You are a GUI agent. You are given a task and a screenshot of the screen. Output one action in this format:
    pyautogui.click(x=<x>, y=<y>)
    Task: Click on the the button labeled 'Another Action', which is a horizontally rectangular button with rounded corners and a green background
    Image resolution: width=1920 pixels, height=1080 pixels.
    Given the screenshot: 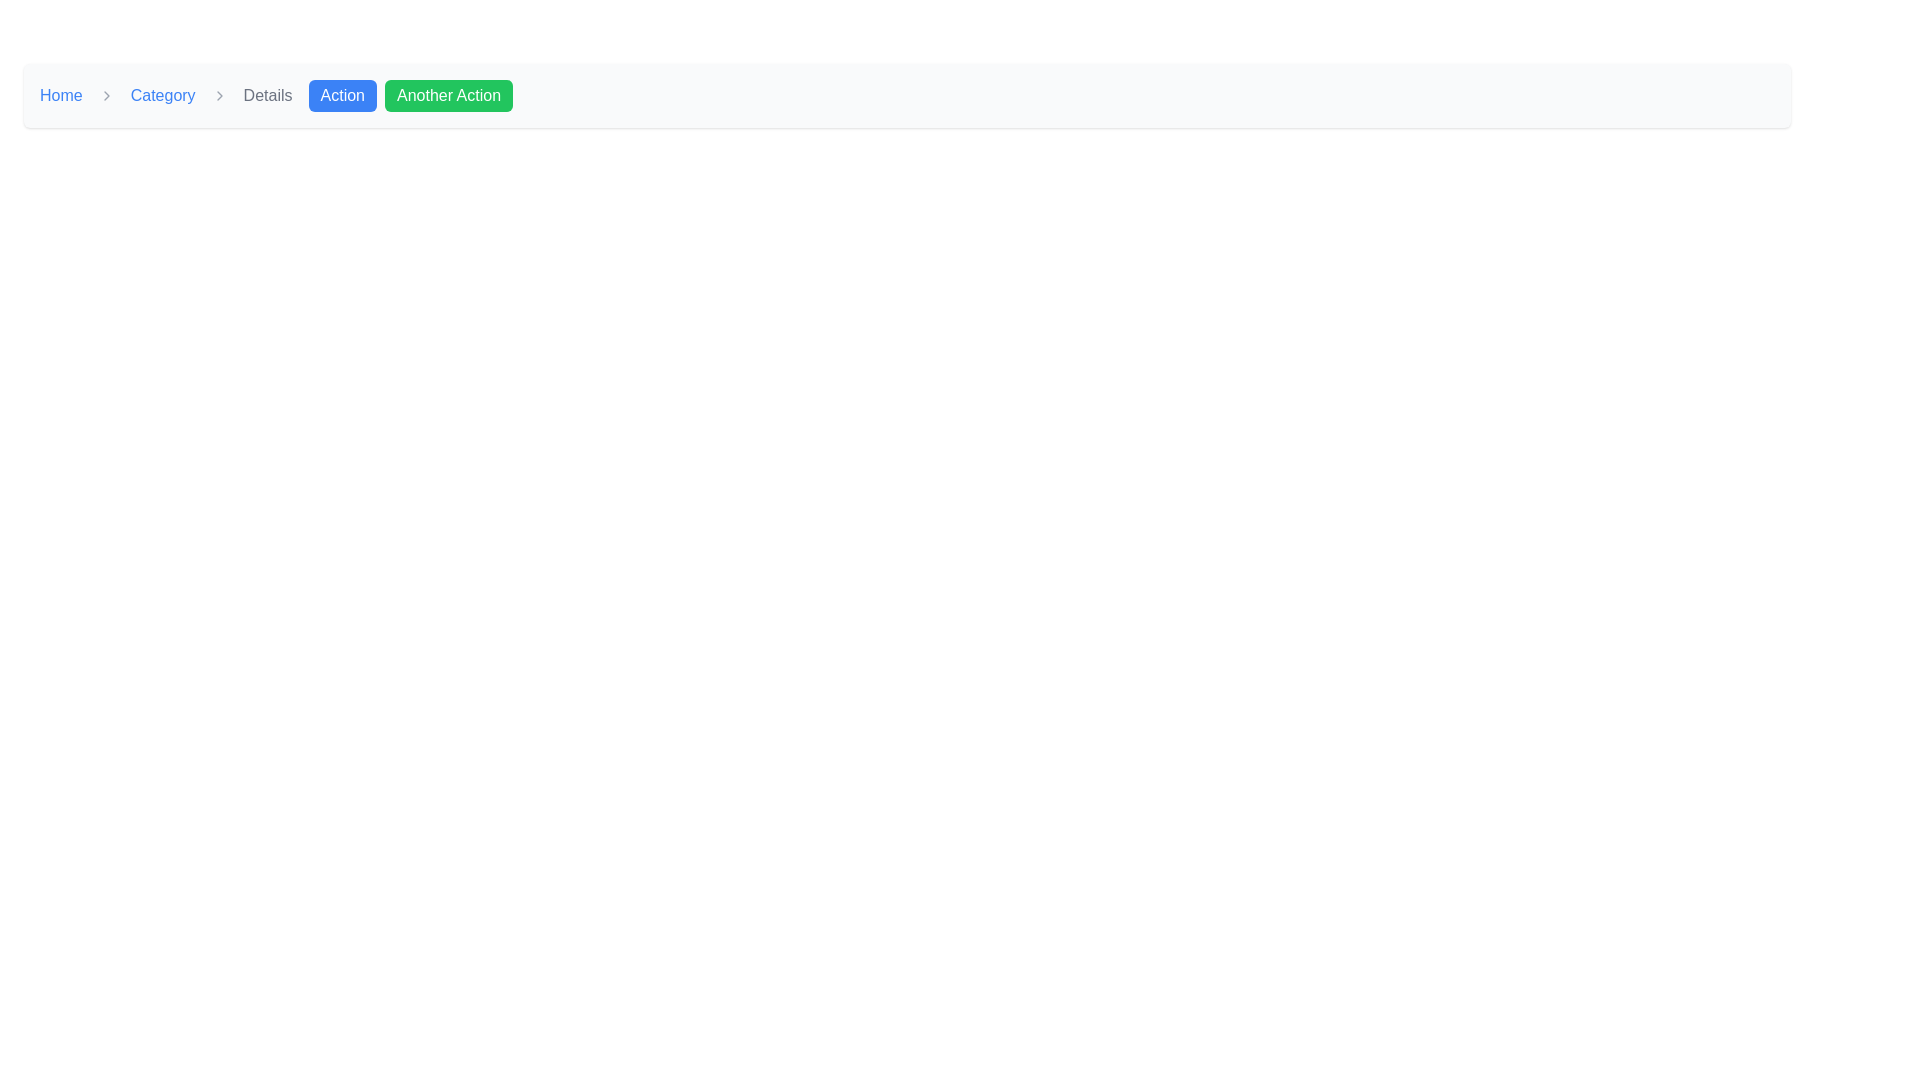 What is the action you would take?
    pyautogui.click(x=448, y=96)
    